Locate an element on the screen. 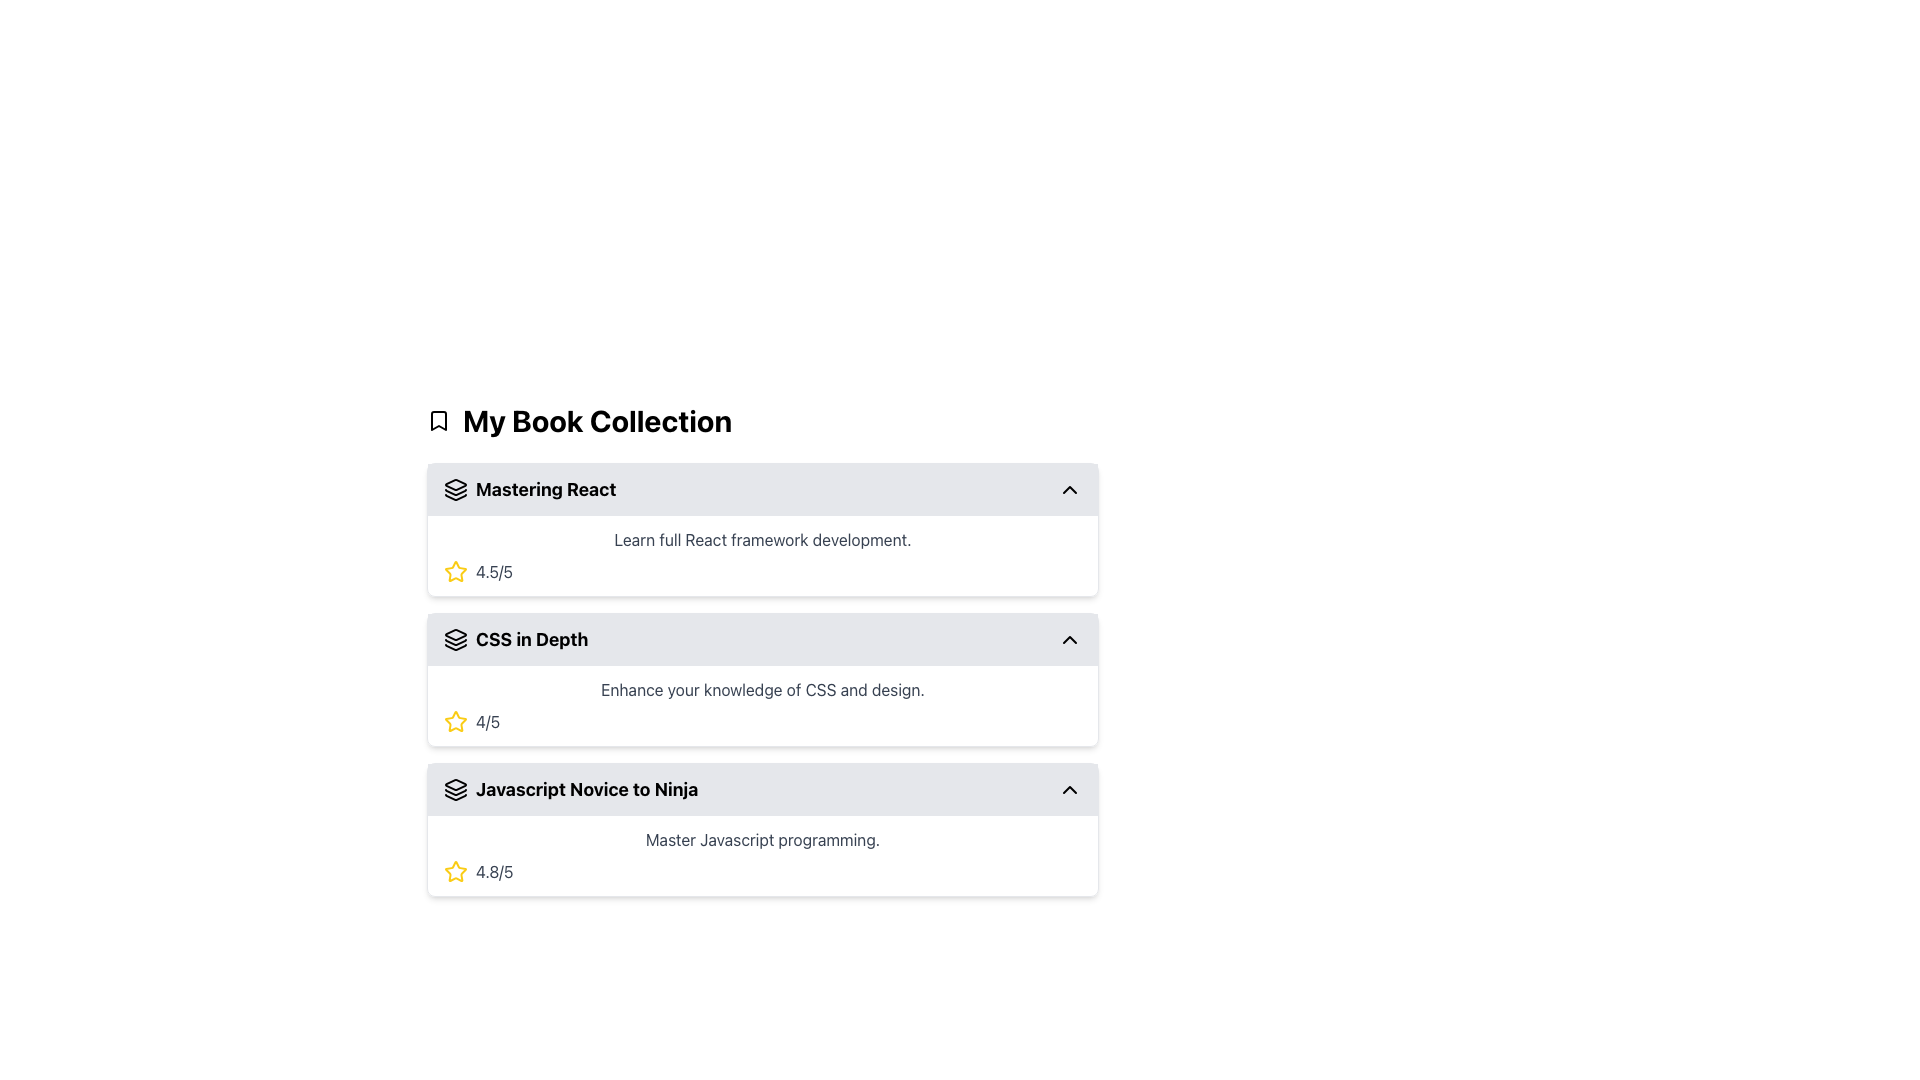 Image resolution: width=1920 pixels, height=1080 pixels. the arrow icon within the 'Javascript Novice to Ninja' book description card is located at coordinates (762, 829).